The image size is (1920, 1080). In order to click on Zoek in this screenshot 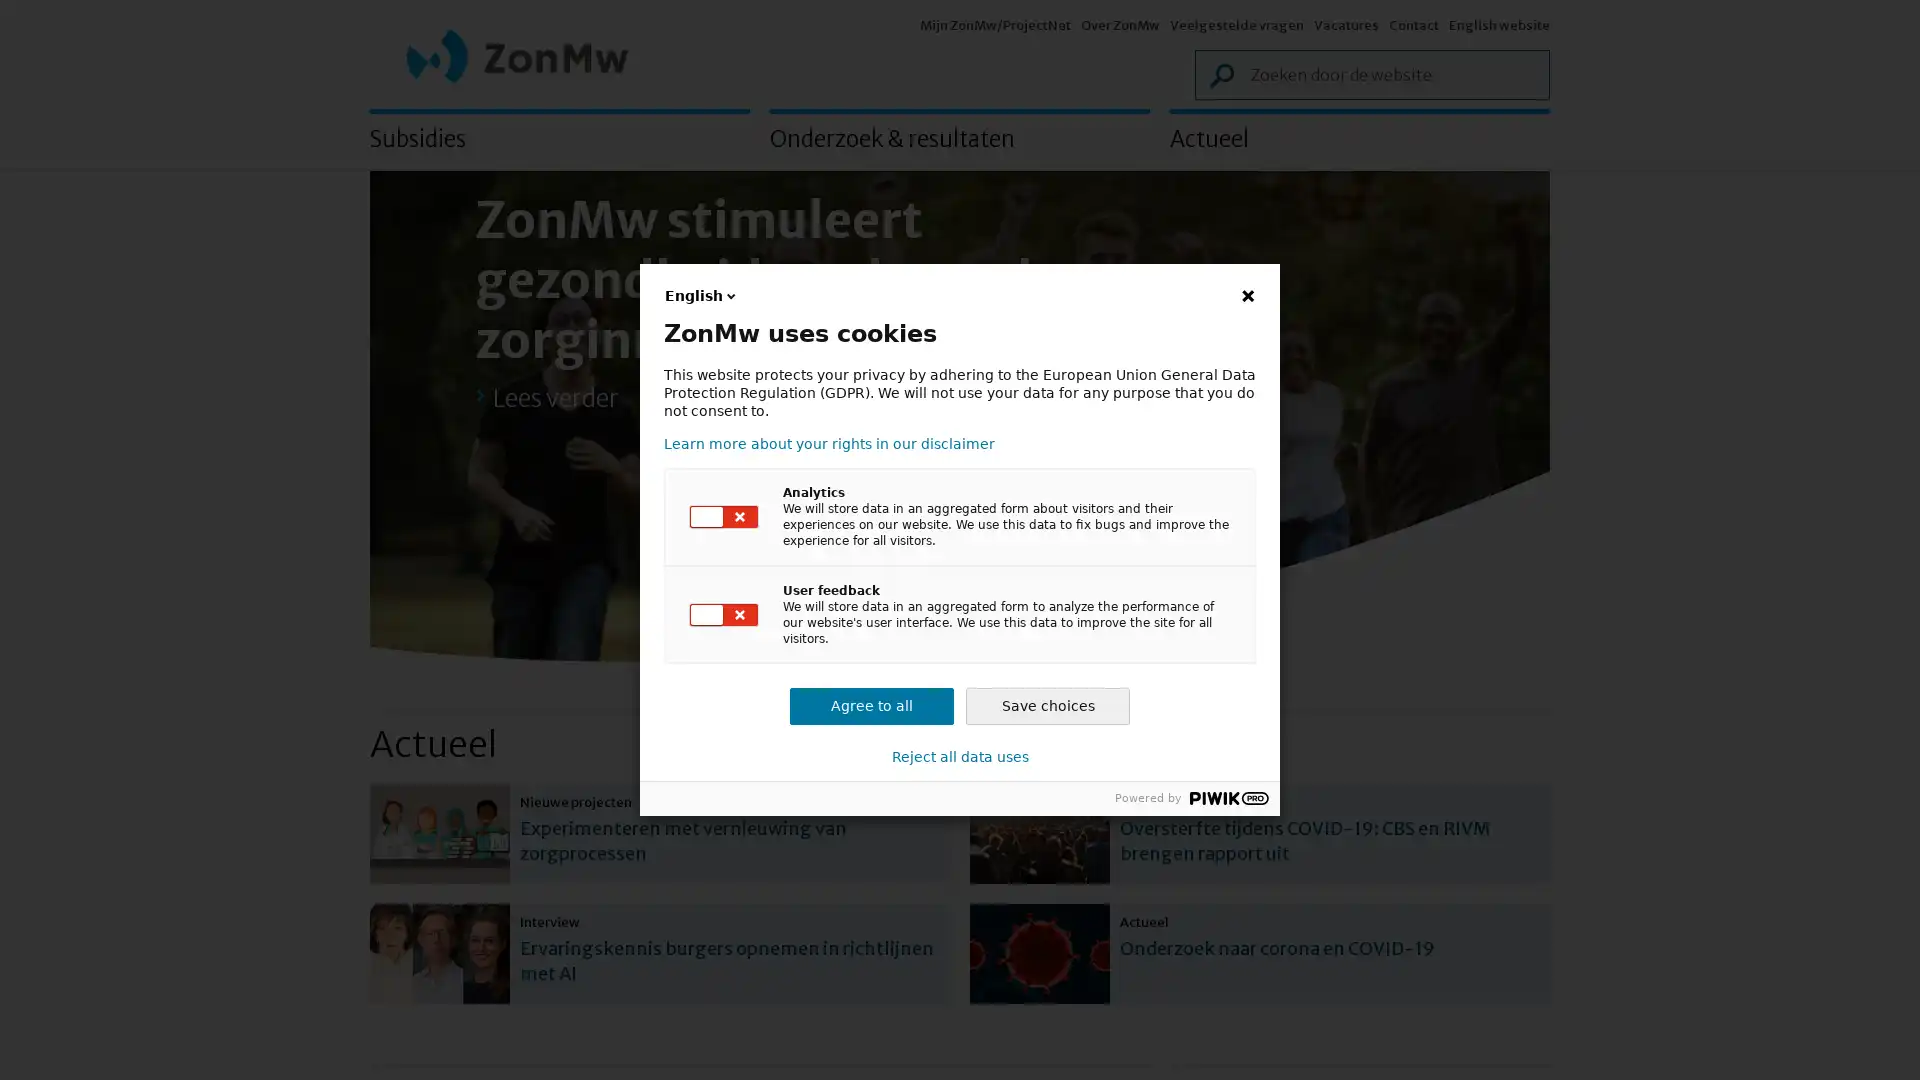, I will do `click(1536, 75)`.